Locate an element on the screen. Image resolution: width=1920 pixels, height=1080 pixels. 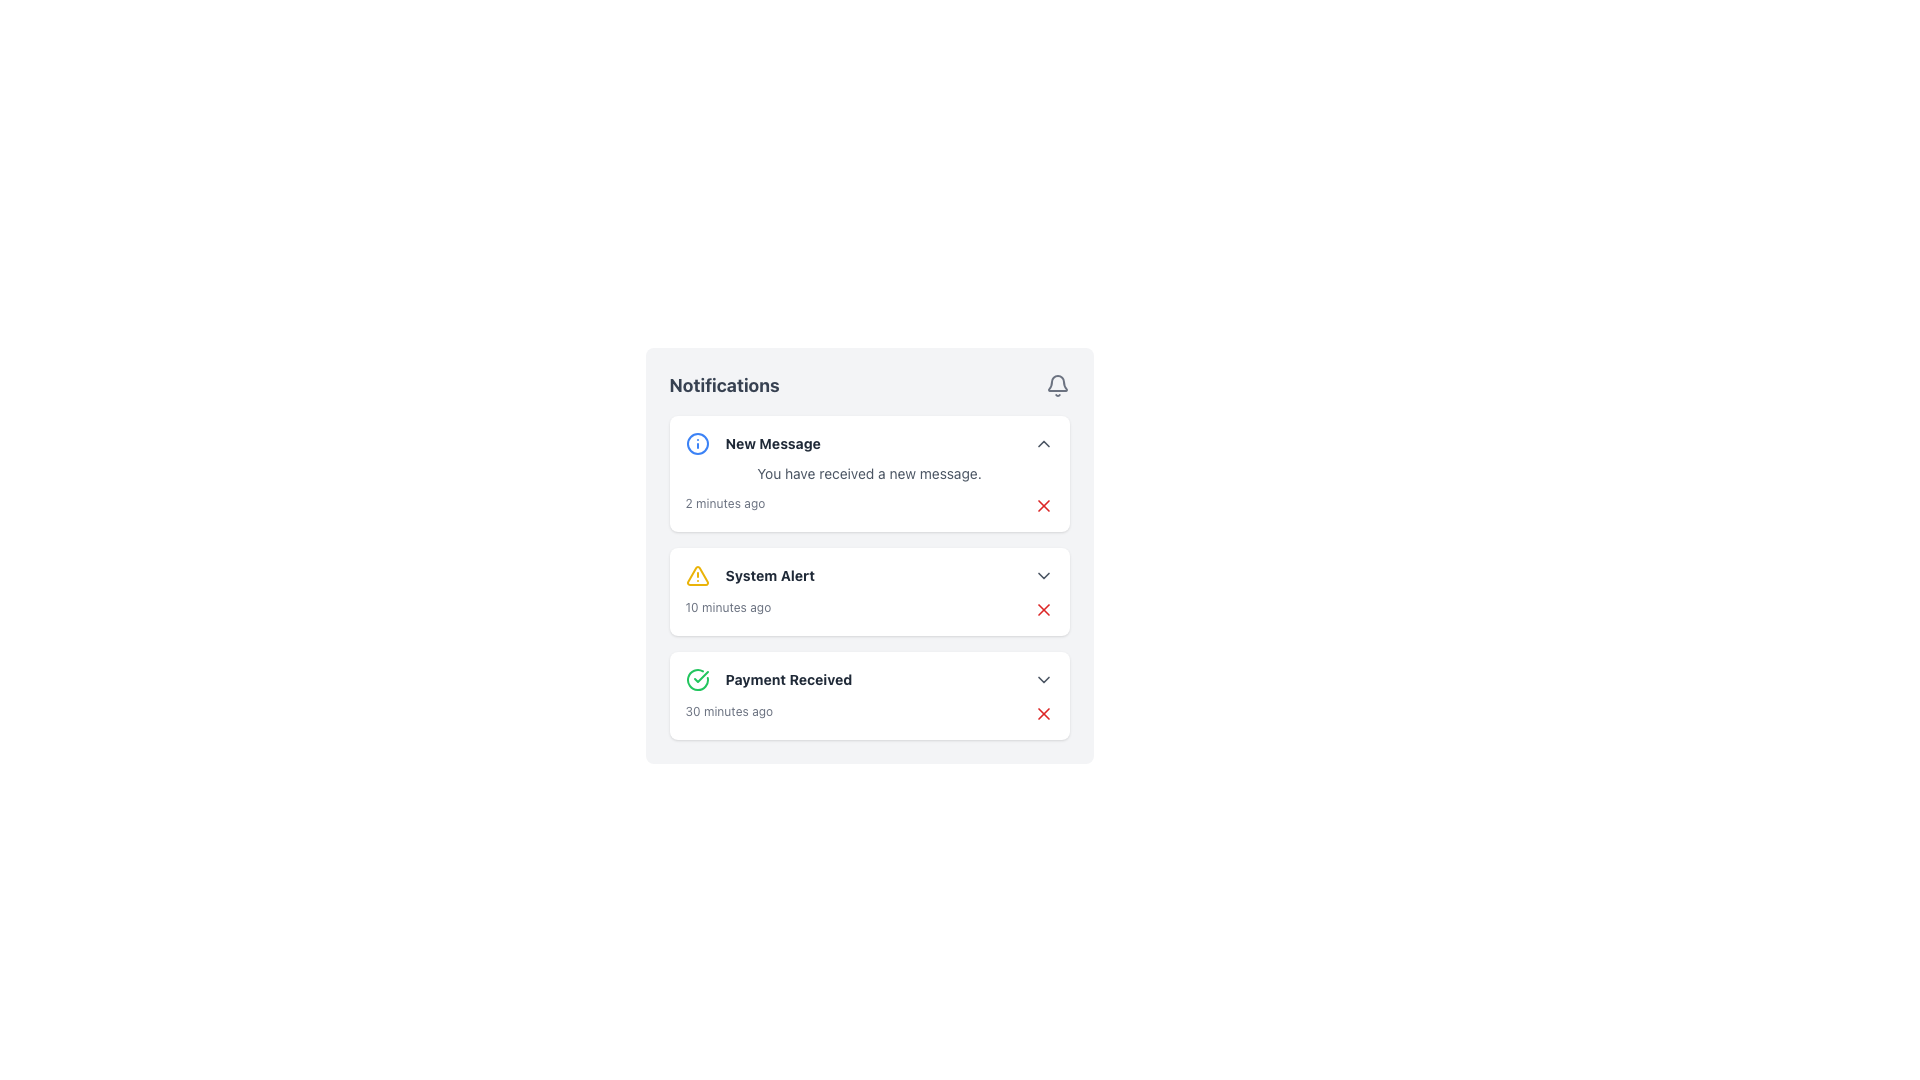
the close button of the 'System Alert' notification is located at coordinates (1042, 608).